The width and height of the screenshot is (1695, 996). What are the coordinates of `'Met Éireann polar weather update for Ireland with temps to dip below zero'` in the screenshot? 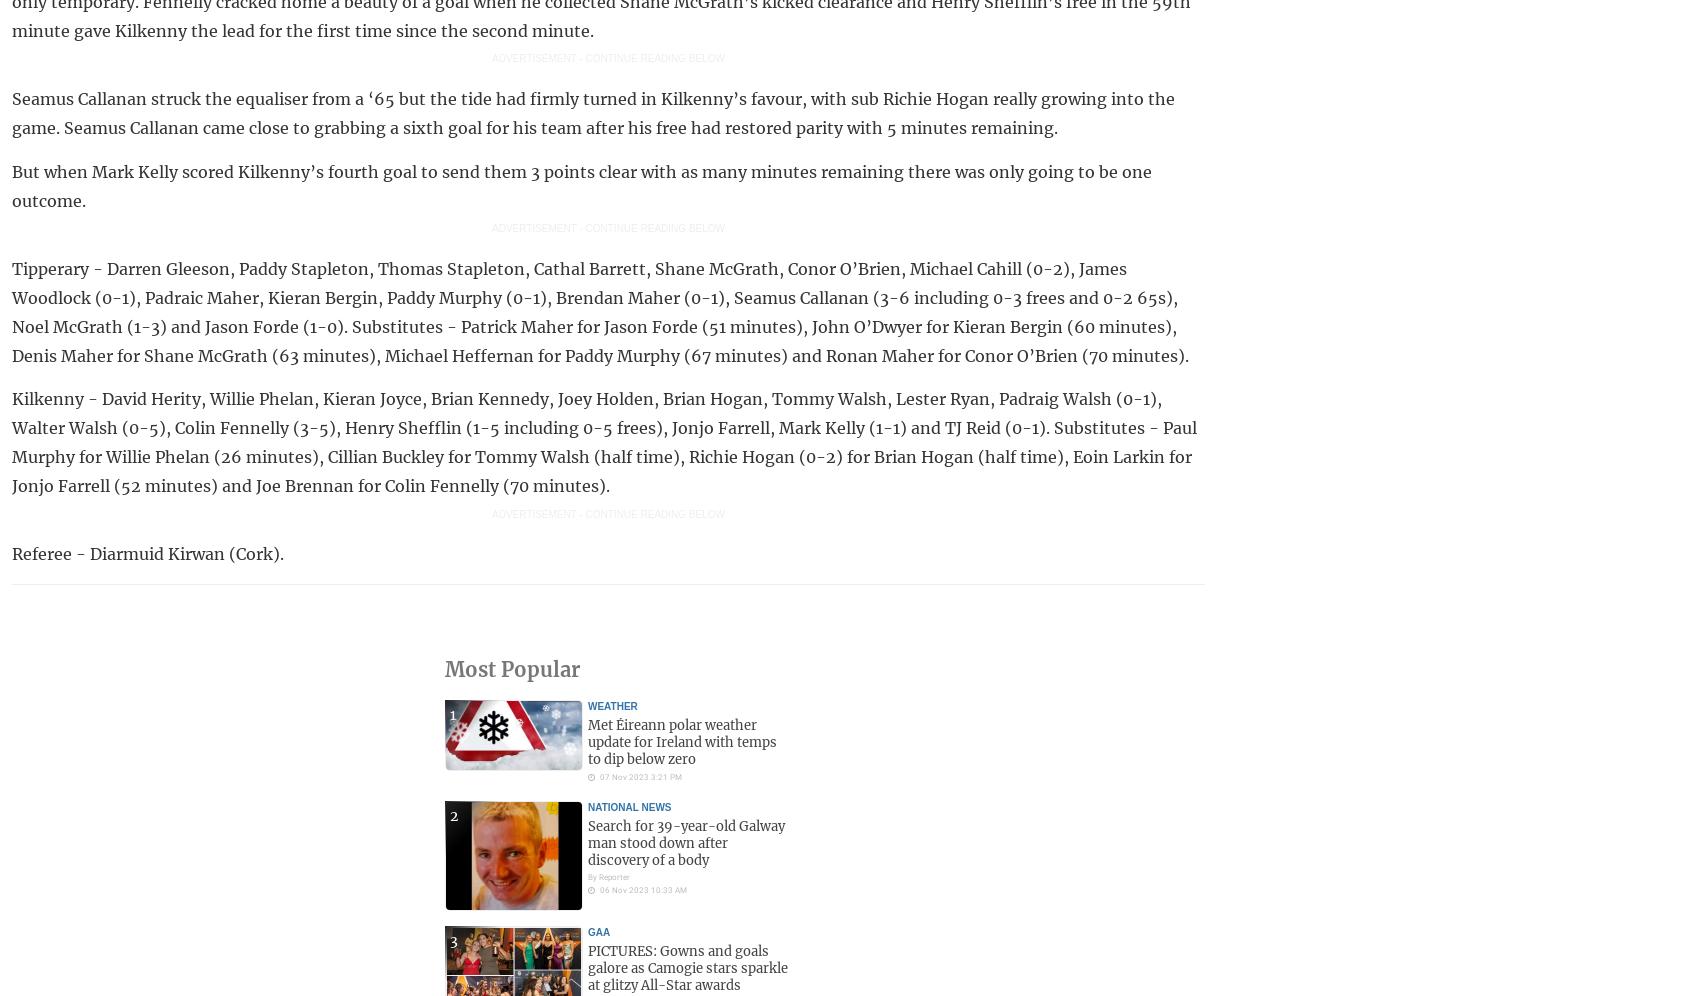 It's located at (587, 741).